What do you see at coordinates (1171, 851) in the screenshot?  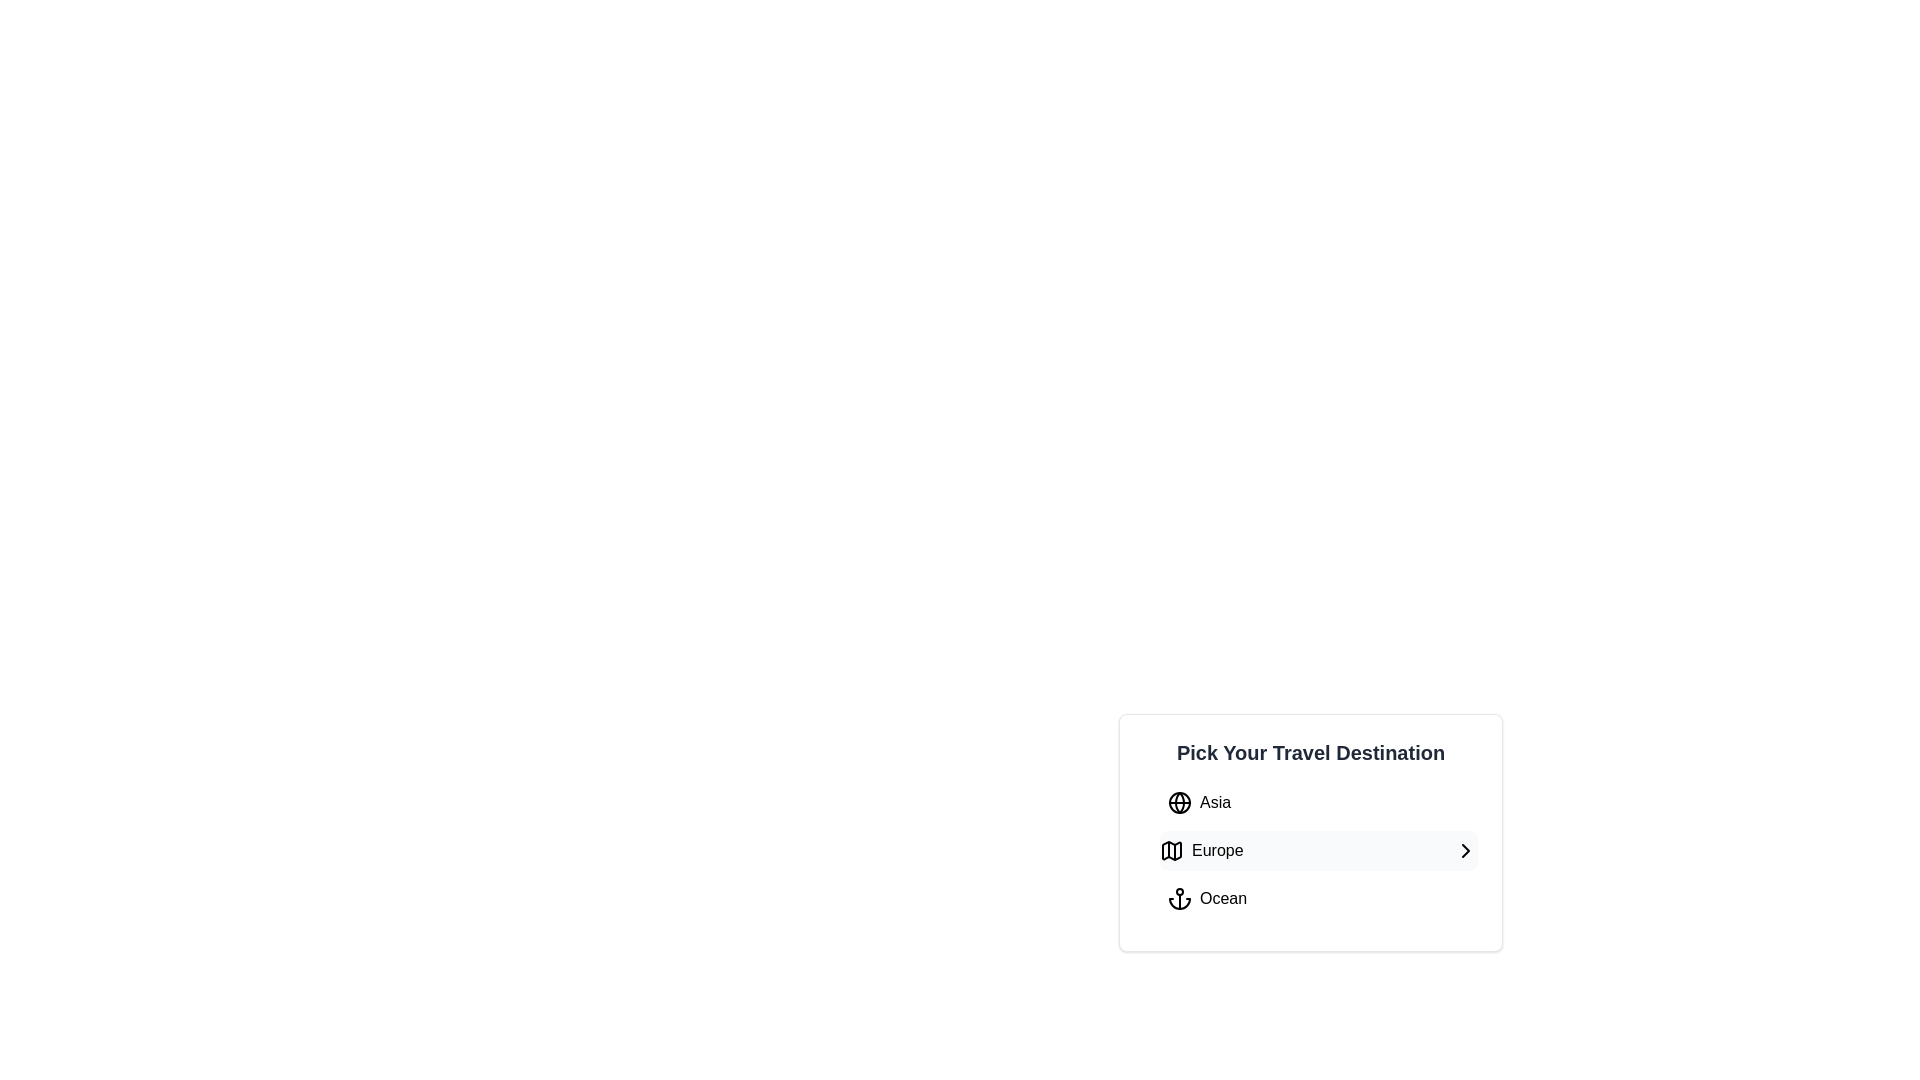 I see `the map-like graphic icon with a black outline located under the 'Europe' option in the menu` at bounding box center [1171, 851].